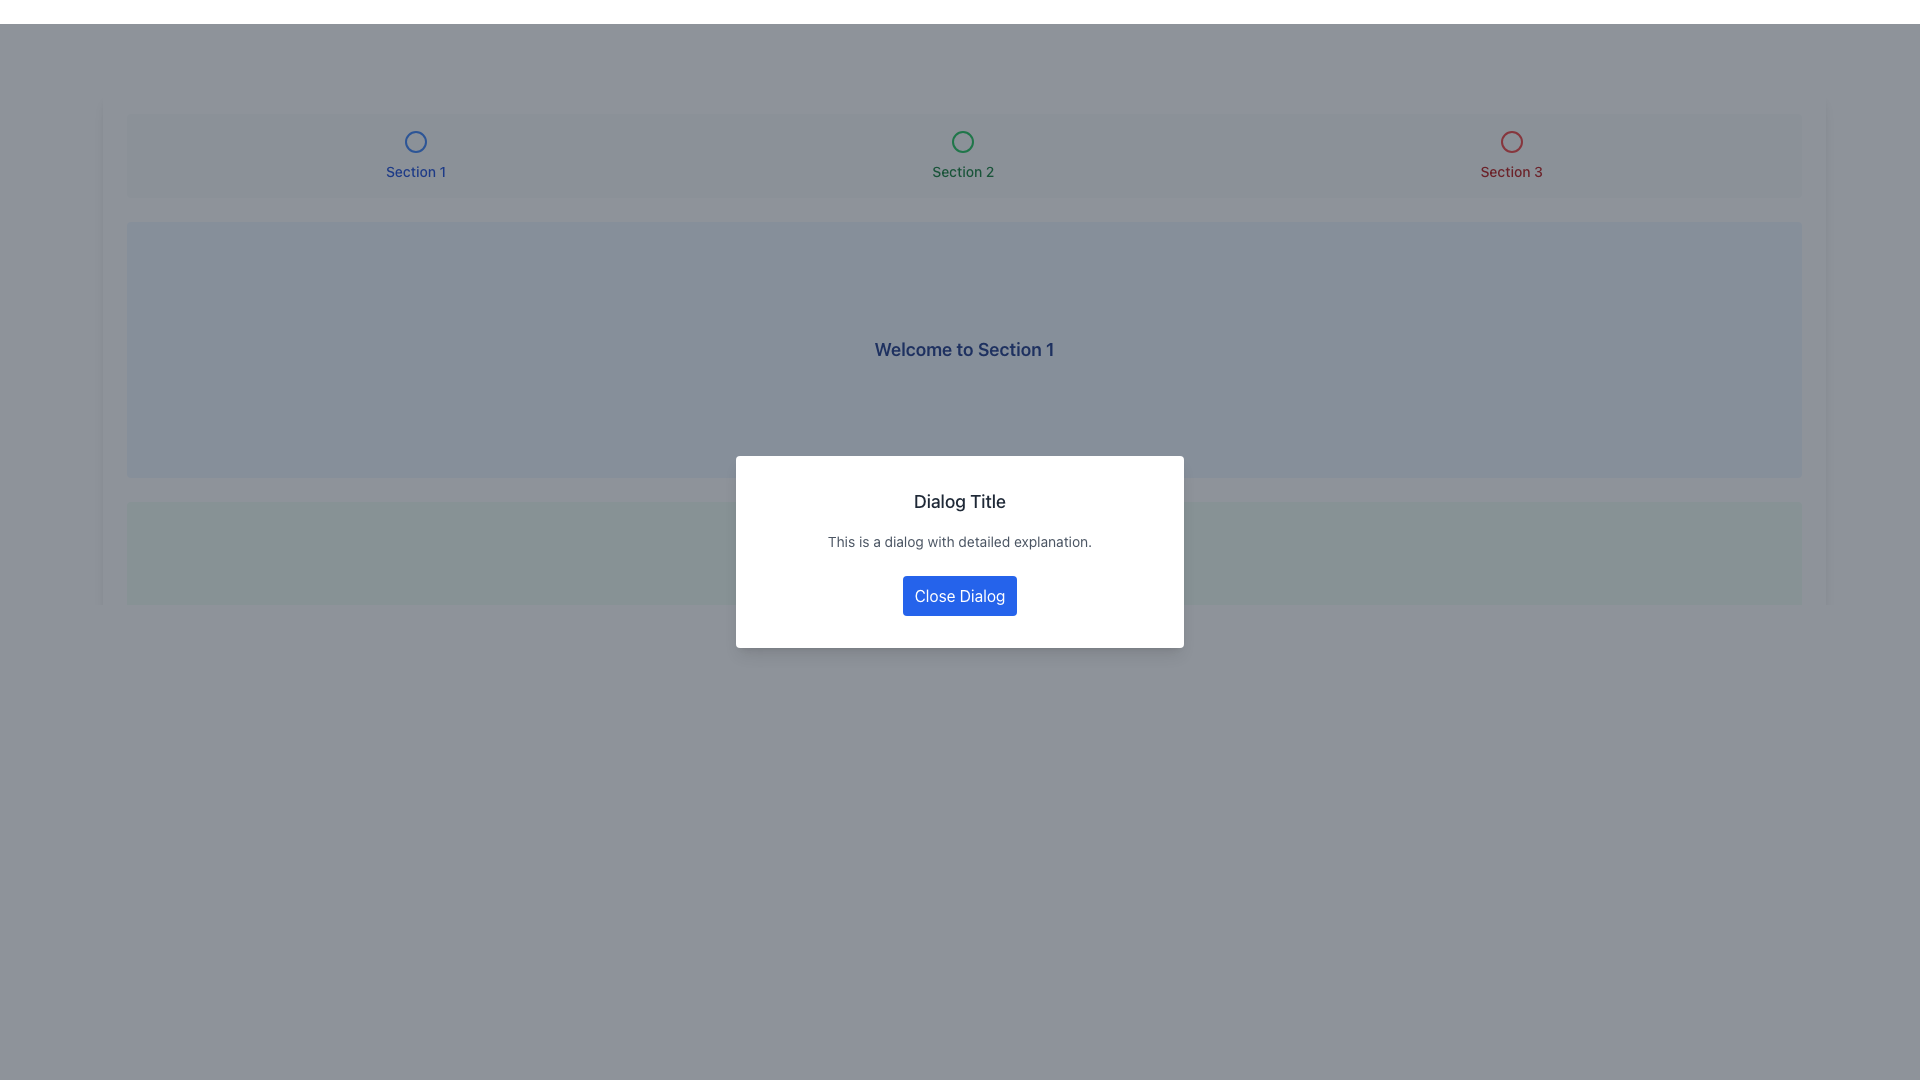 Image resolution: width=1920 pixels, height=1080 pixels. I want to click on the hyperlink with icon and text, so click(1511, 154).